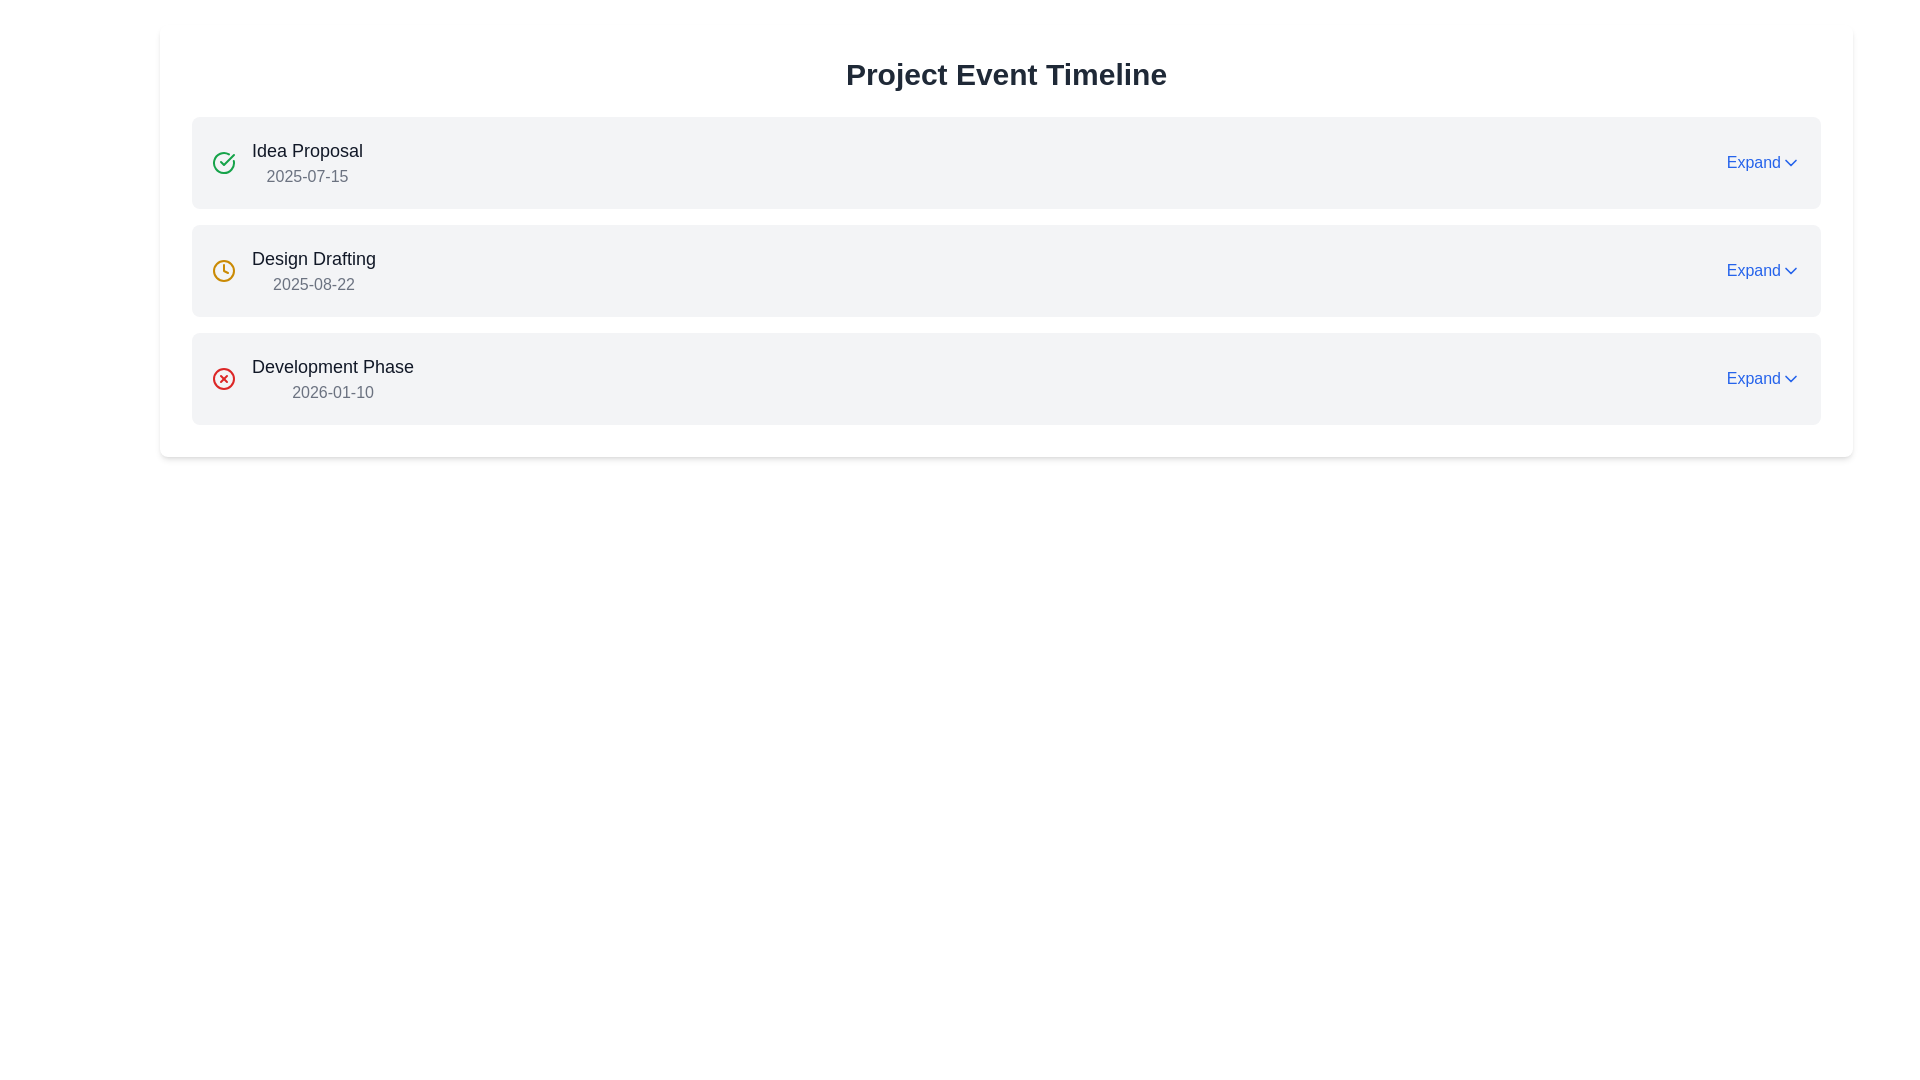 The height and width of the screenshot is (1080, 1920). I want to click on the clock icon, which is circular with a yellow outer stroke and is located to the left of the text 'Design Drafting' in the second item of a vertically stacked list of project events, so click(224, 270).